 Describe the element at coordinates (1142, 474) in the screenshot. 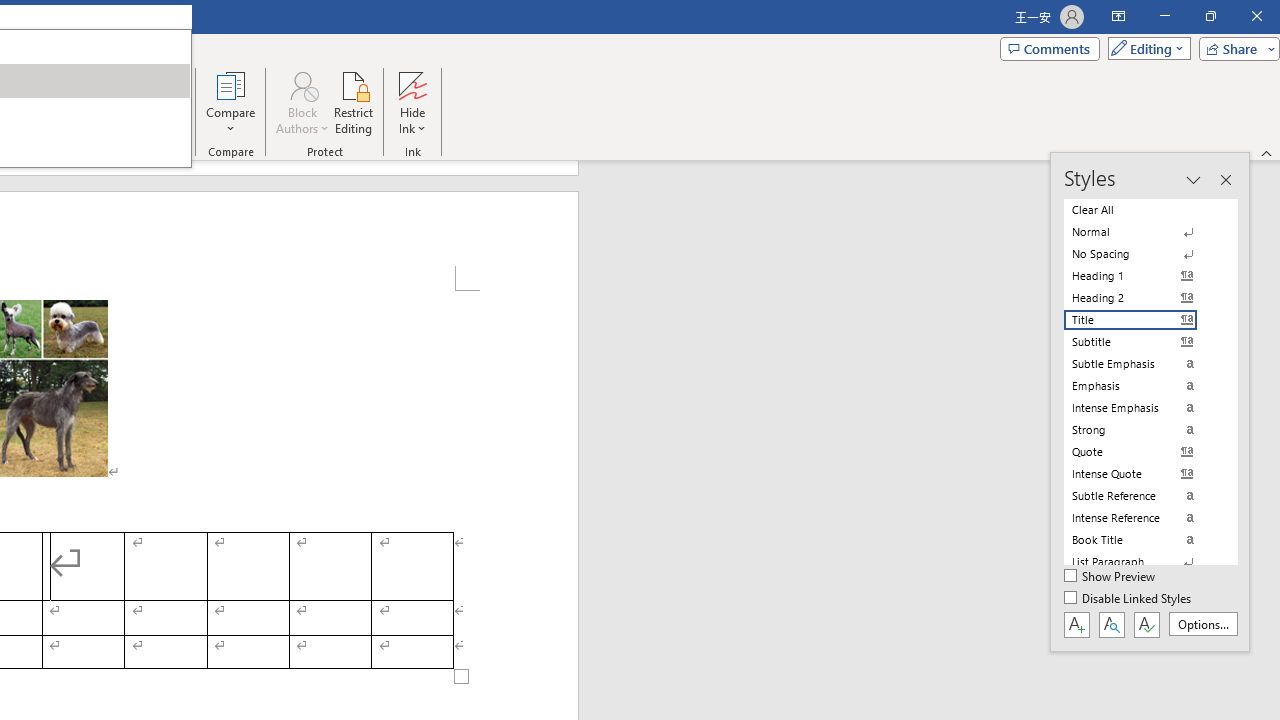

I see `'Intense Quote'` at that location.